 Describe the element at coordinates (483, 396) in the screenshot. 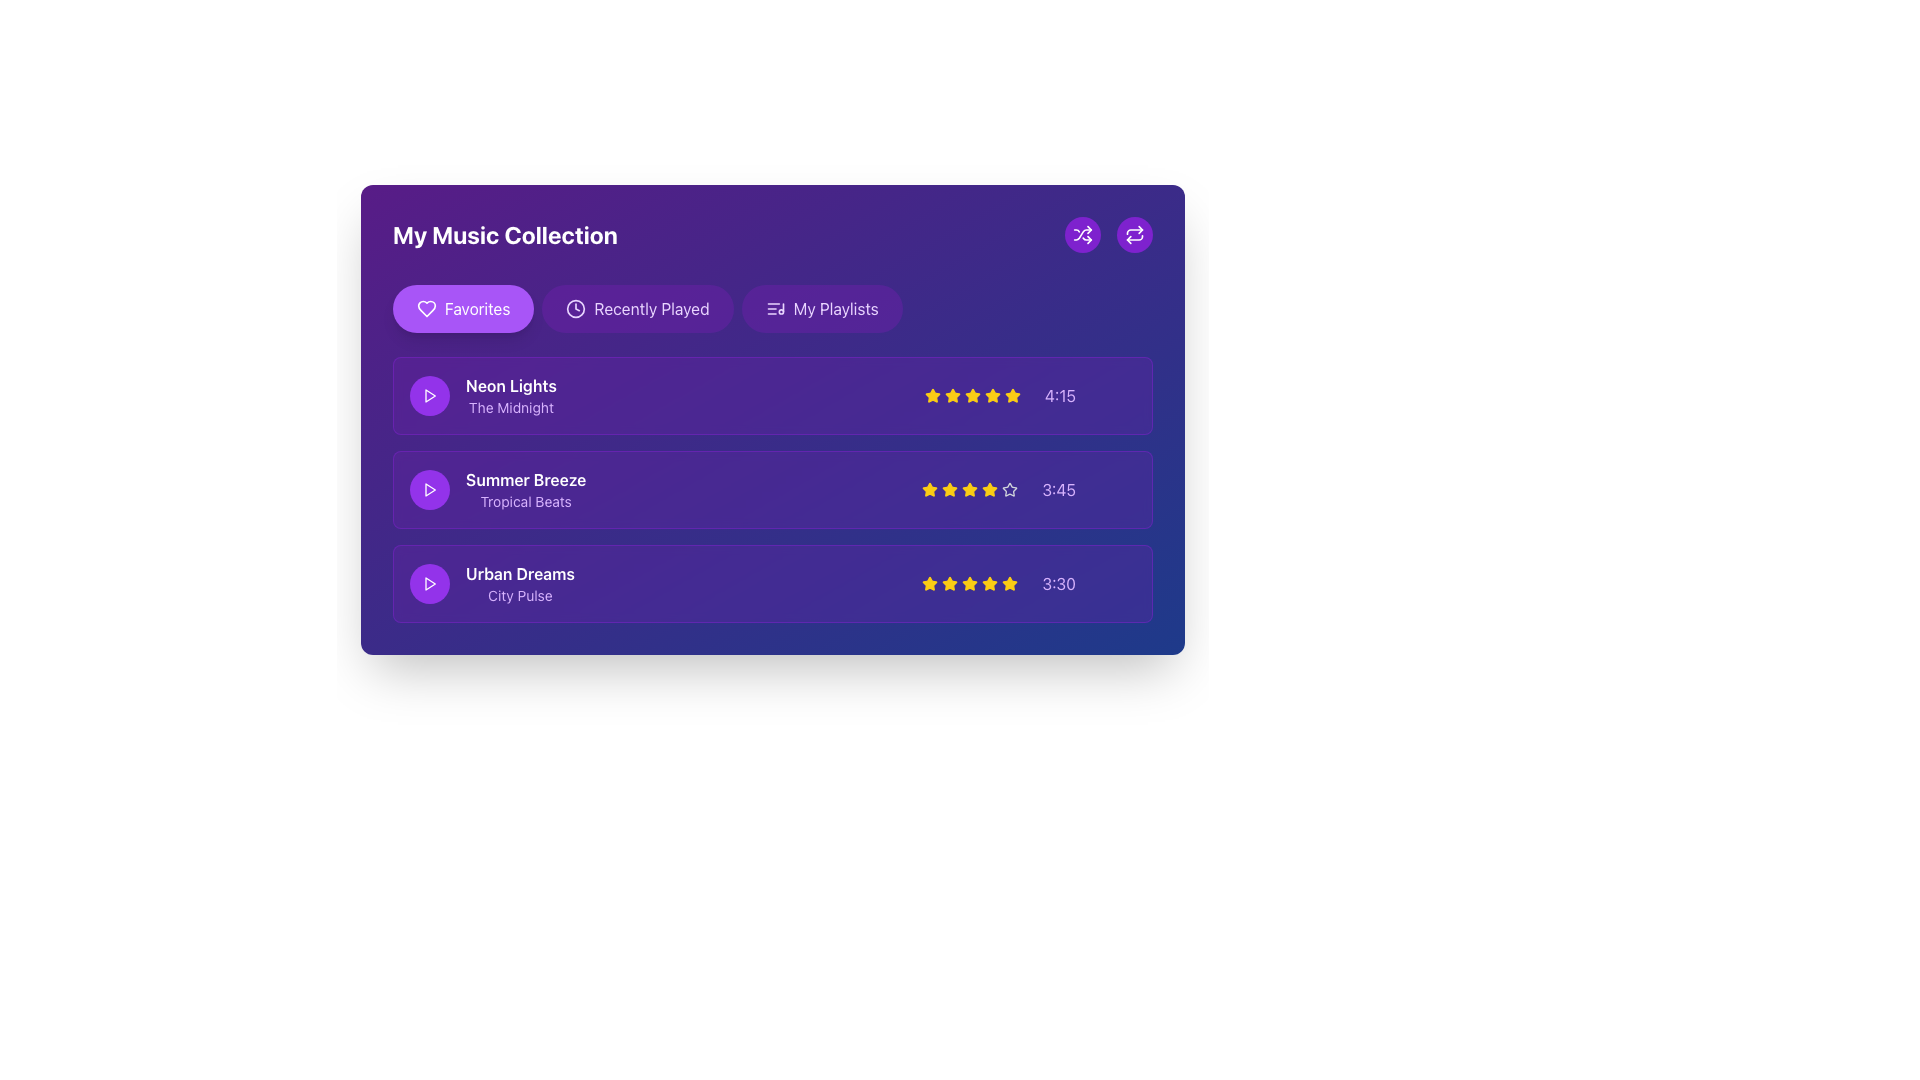

I see `the text of the music track entry that includes the track's title and artist's name in the first row of the playlist under 'My Music Collection'` at that location.